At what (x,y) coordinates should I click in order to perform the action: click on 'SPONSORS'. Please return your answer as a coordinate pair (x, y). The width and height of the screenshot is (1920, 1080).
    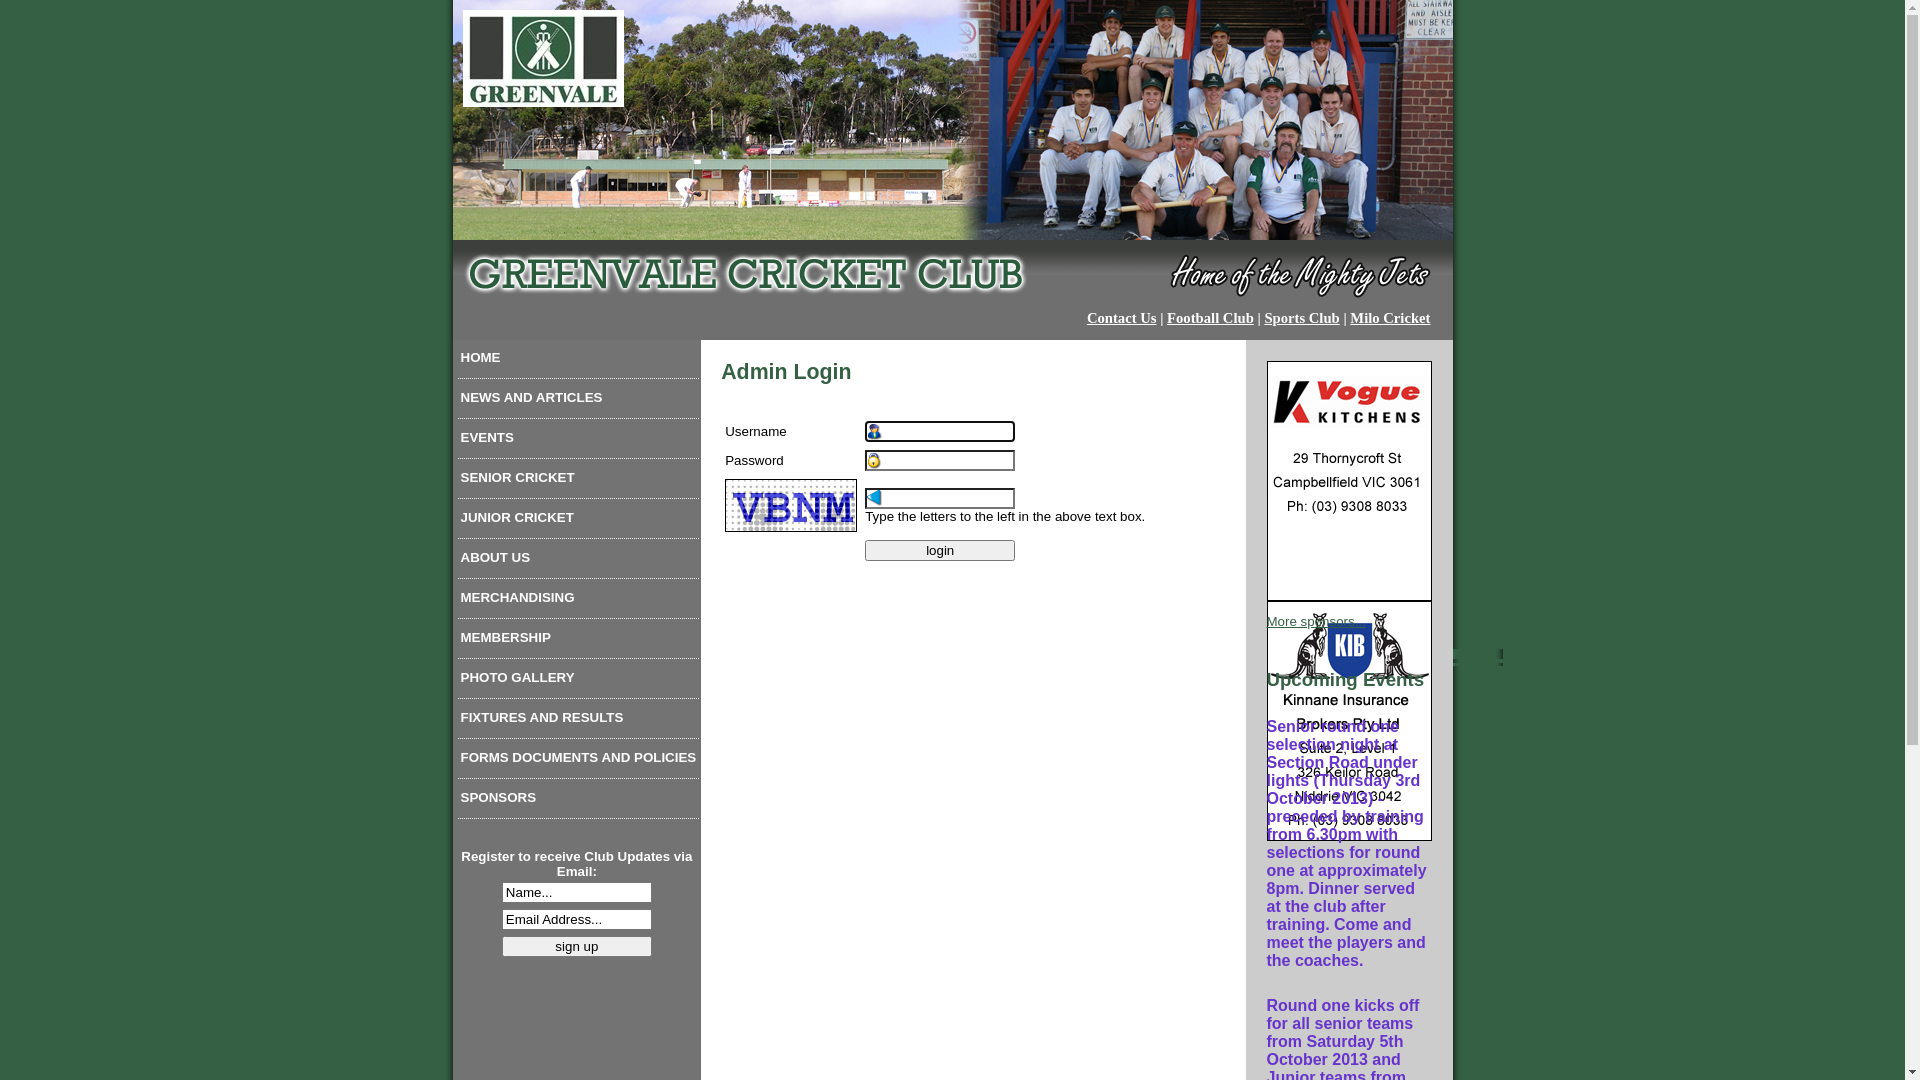
    Looking at the image, I should click on (578, 801).